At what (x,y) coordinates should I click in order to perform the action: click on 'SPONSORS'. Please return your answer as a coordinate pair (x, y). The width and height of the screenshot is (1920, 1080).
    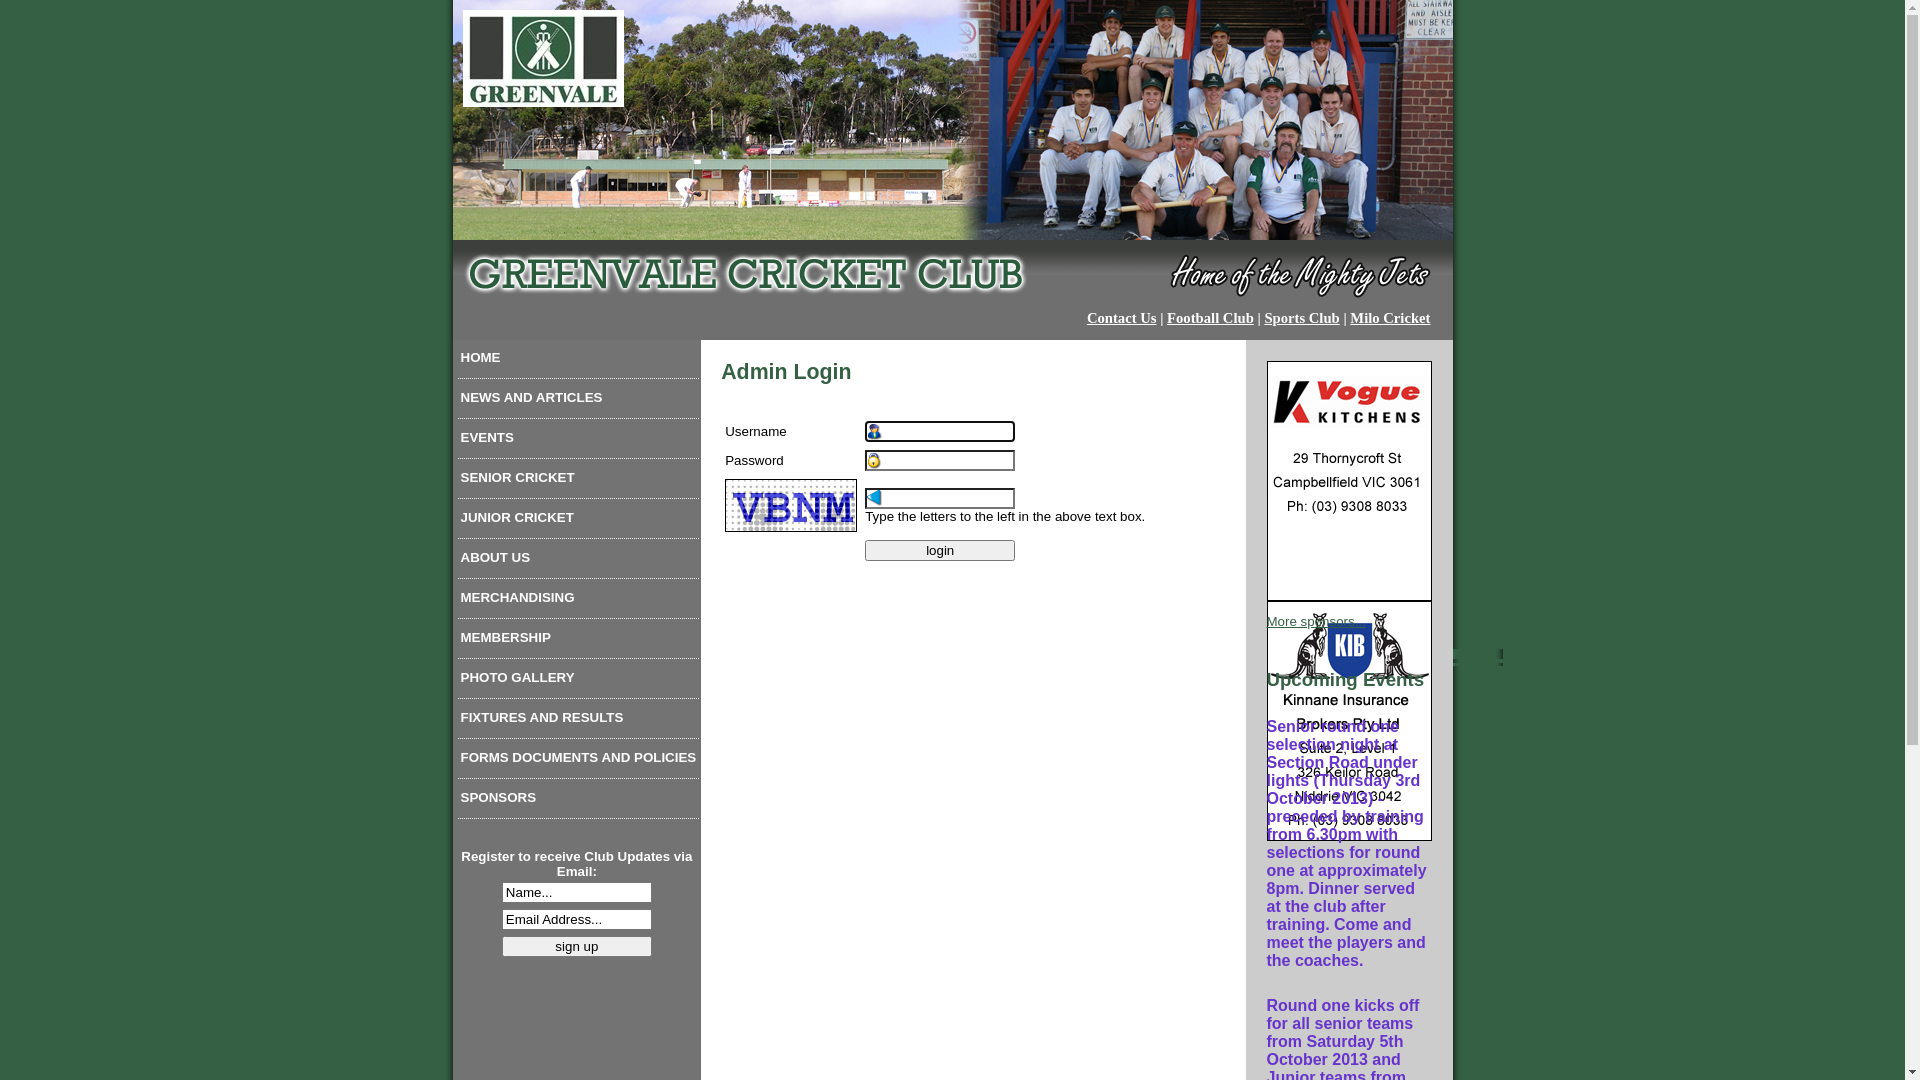
    Looking at the image, I should click on (578, 801).